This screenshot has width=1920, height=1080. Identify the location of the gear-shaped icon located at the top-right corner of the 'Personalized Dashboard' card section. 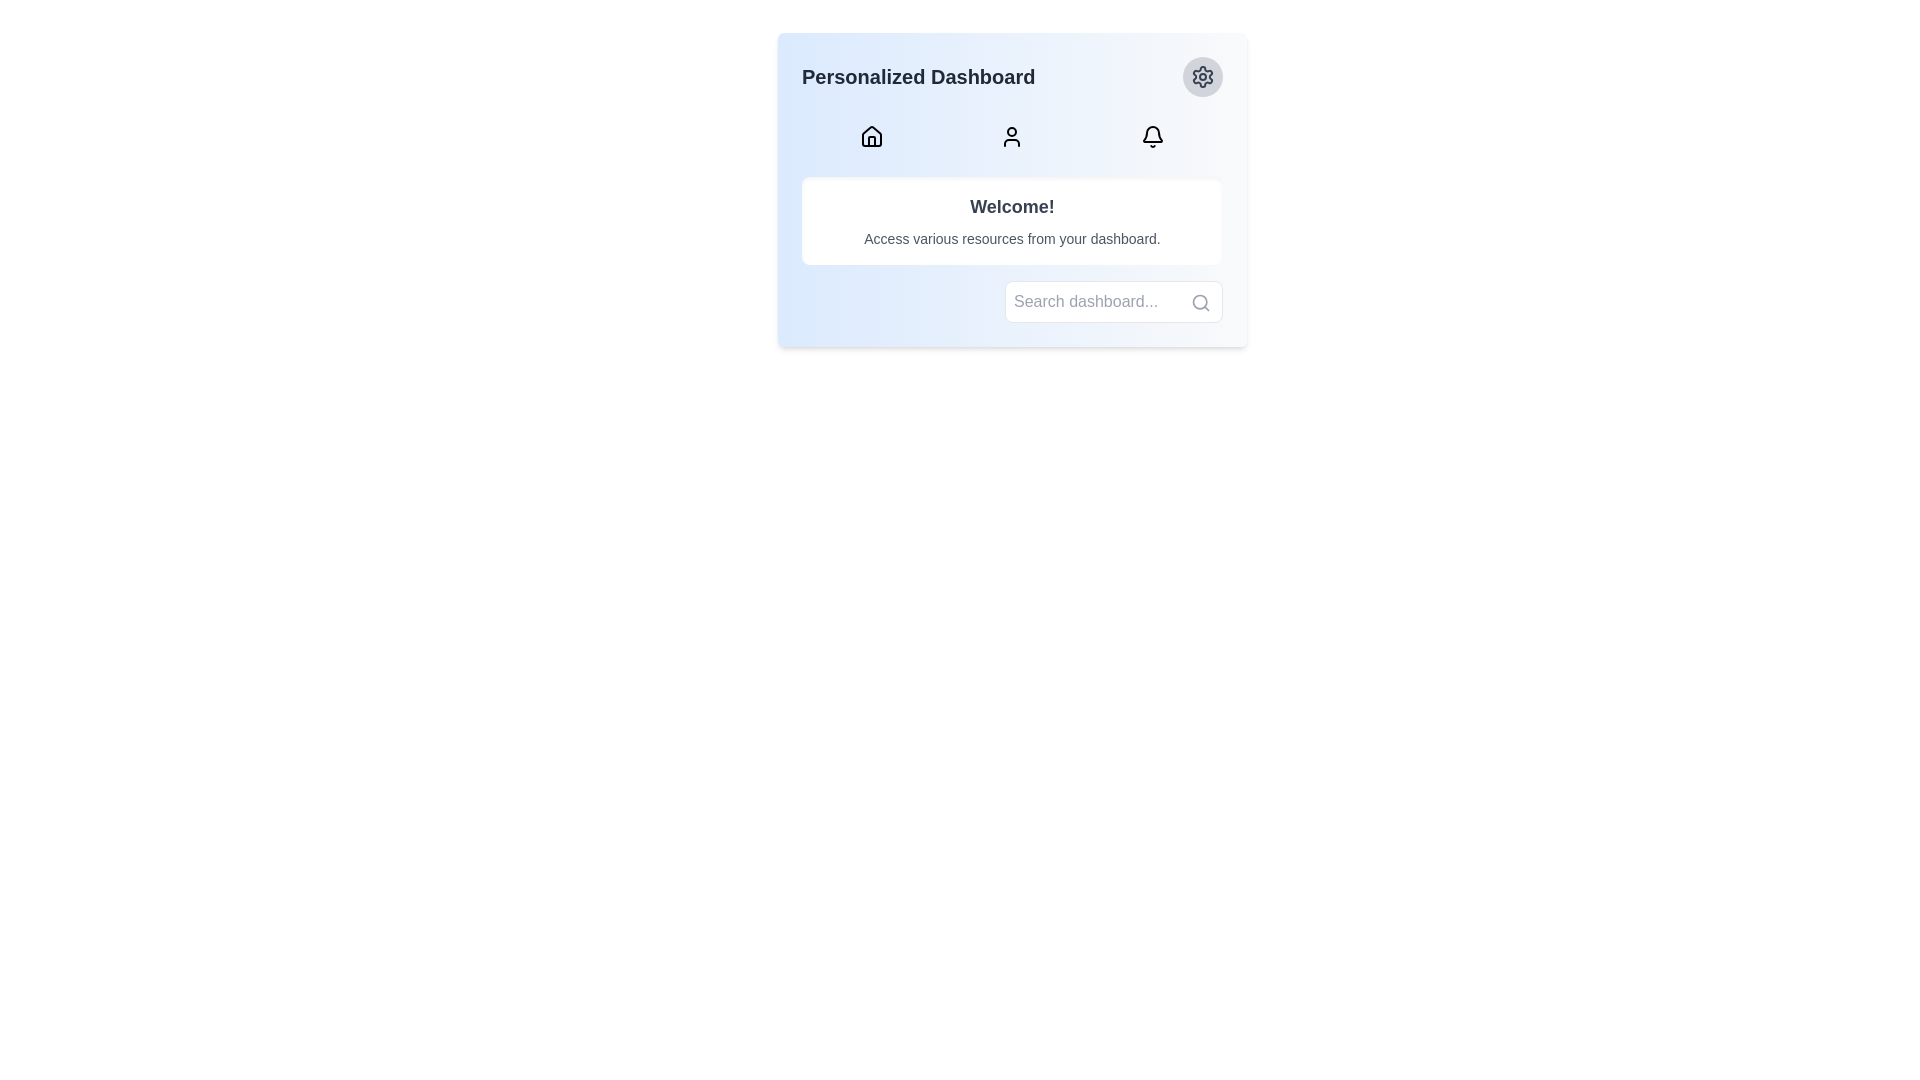
(1202, 76).